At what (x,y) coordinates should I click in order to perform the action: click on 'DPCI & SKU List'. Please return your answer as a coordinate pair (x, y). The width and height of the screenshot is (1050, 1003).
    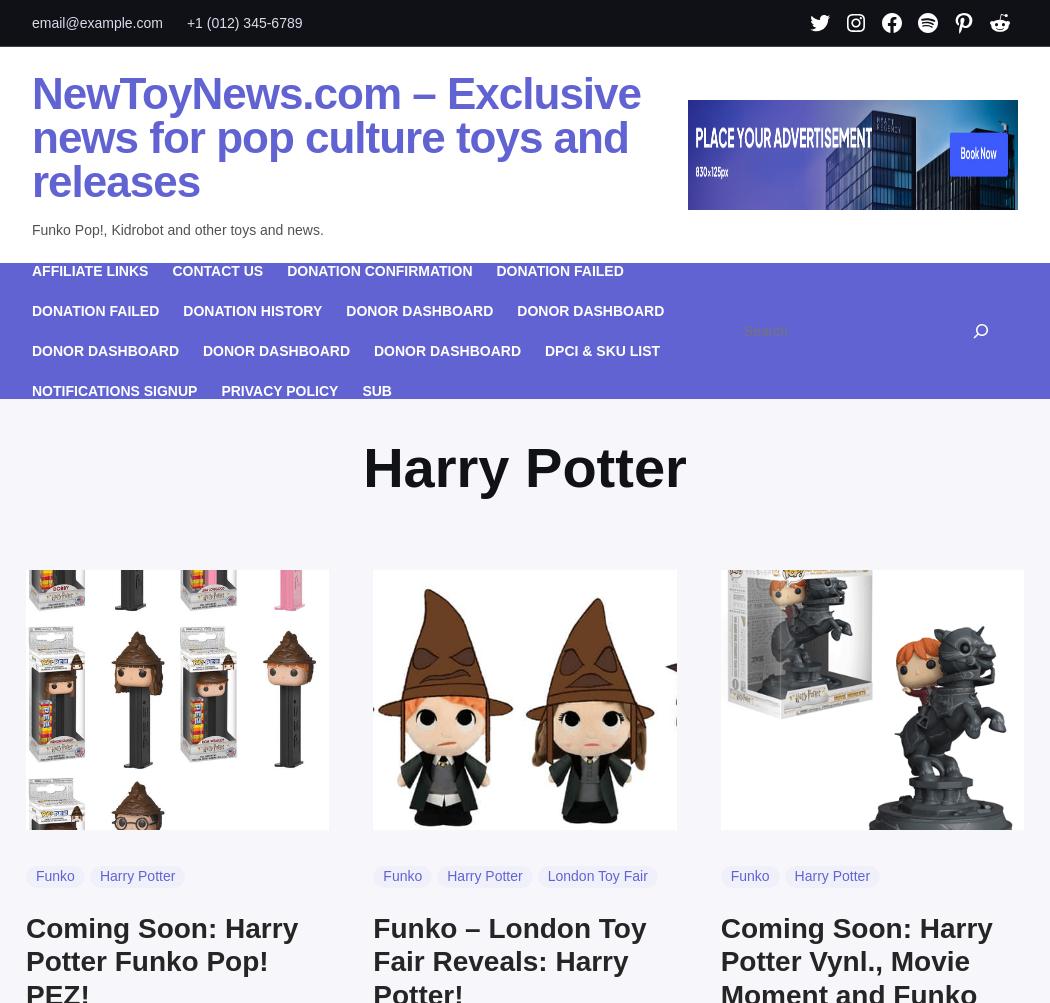
    Looking at the image, I should click on (544, 349).